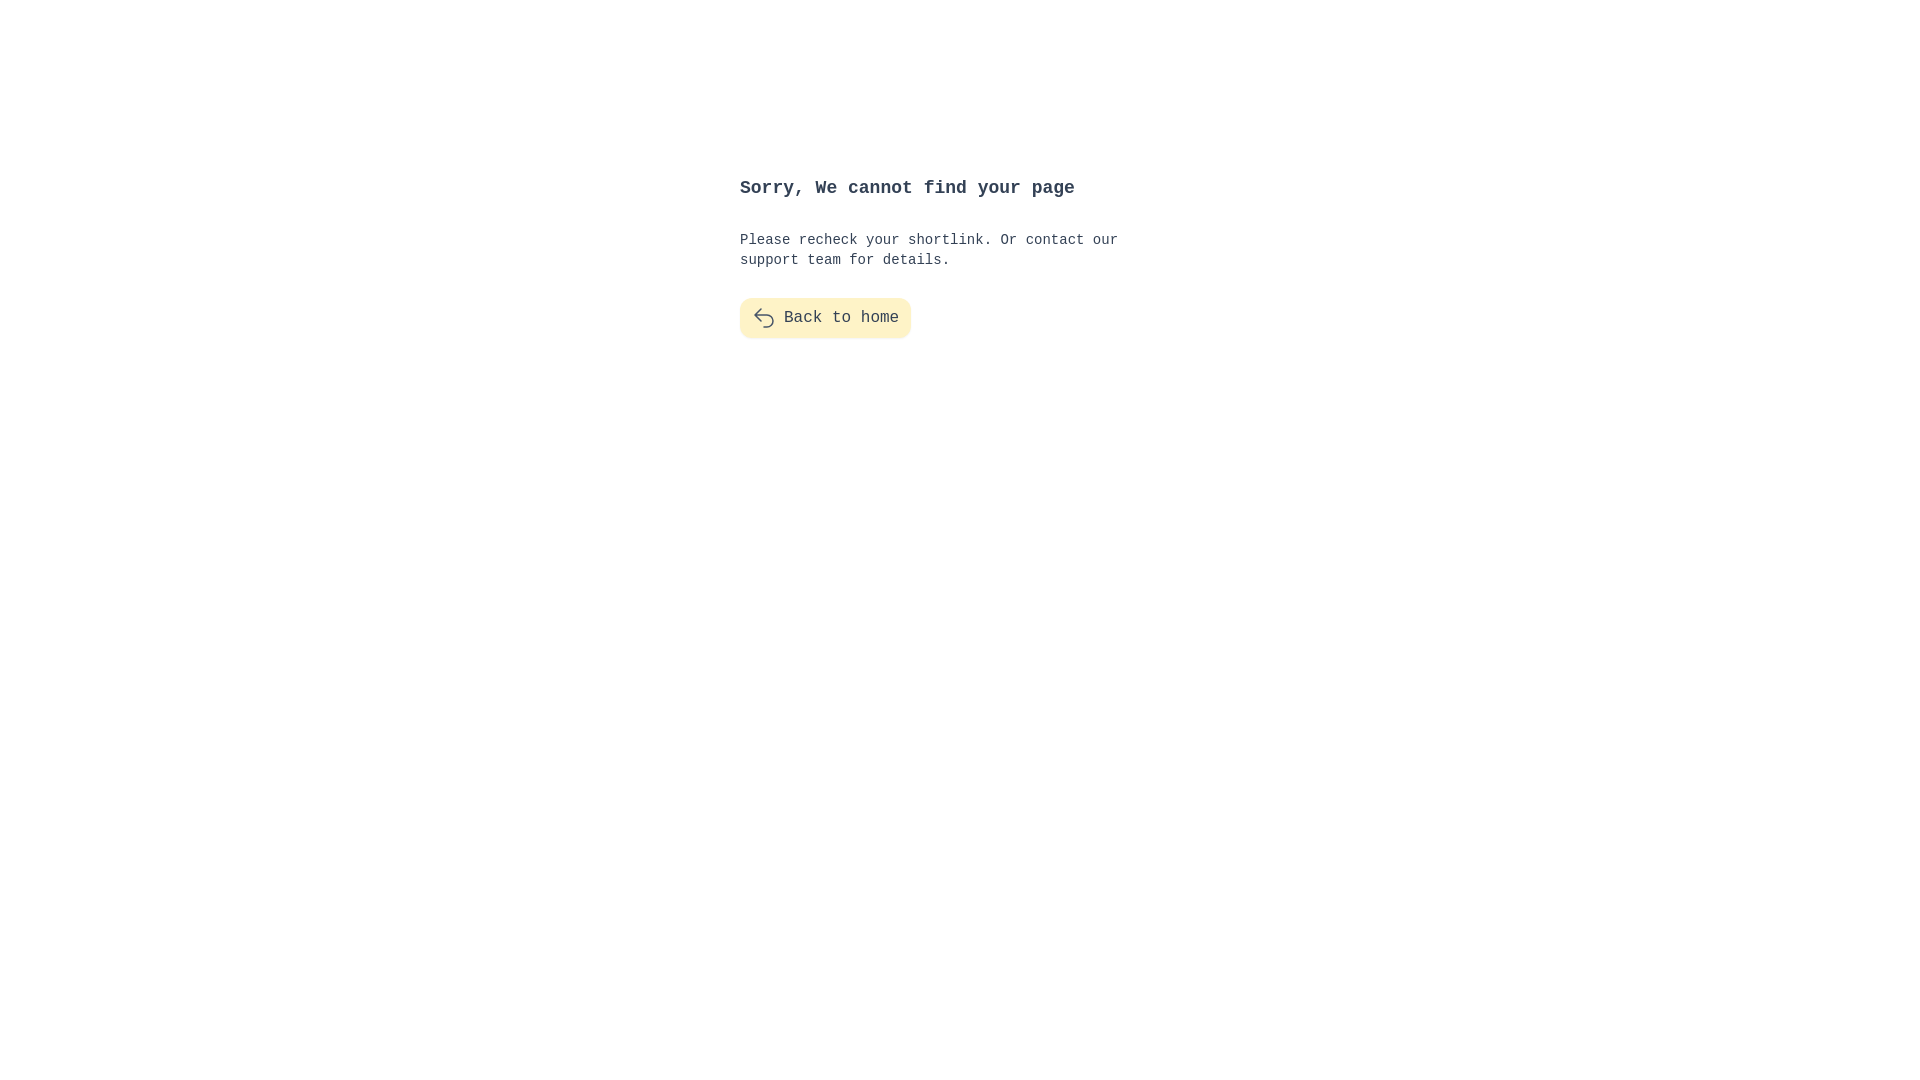 The image size is (1920, 1080). I want to click on 'Back to home', so click(825, 316).